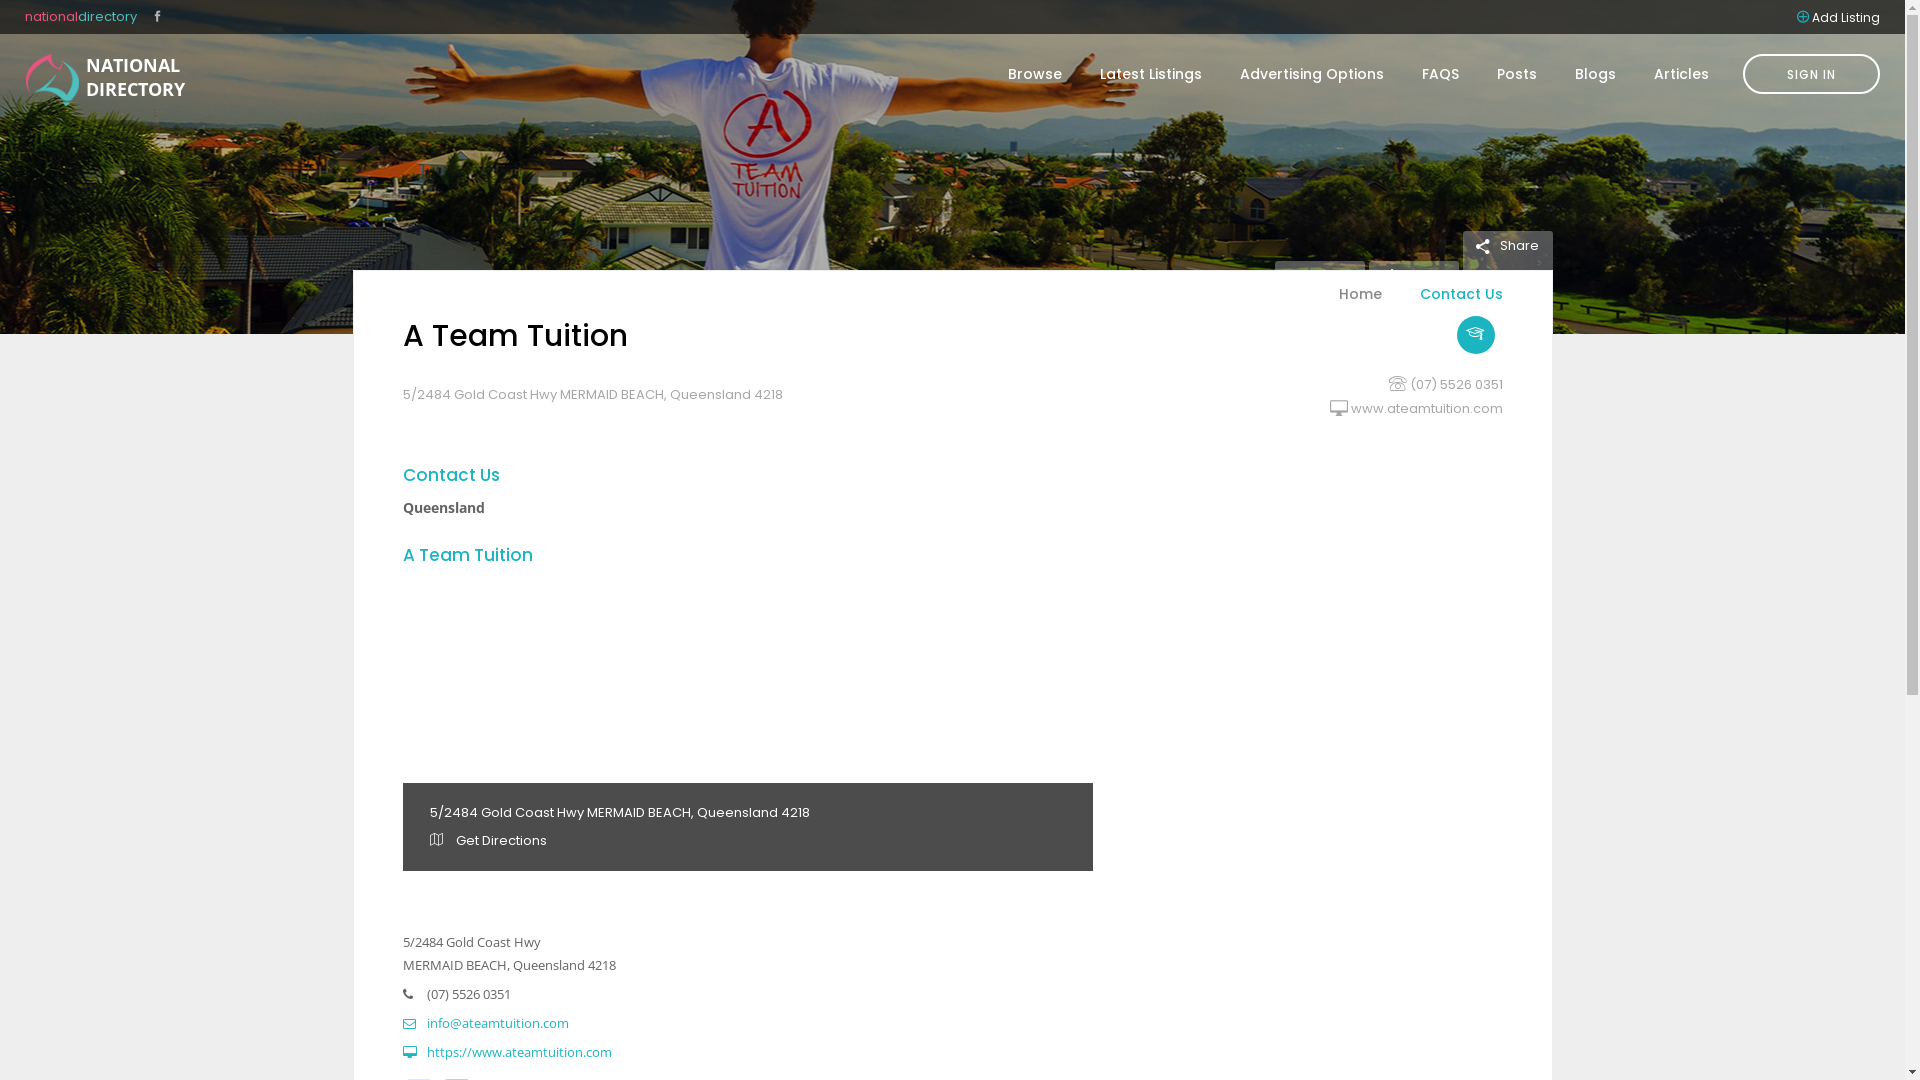 This screenshot has height=1080, width=1920. I want to click on 'www.ateamtuition.com', so click(1424, 407).